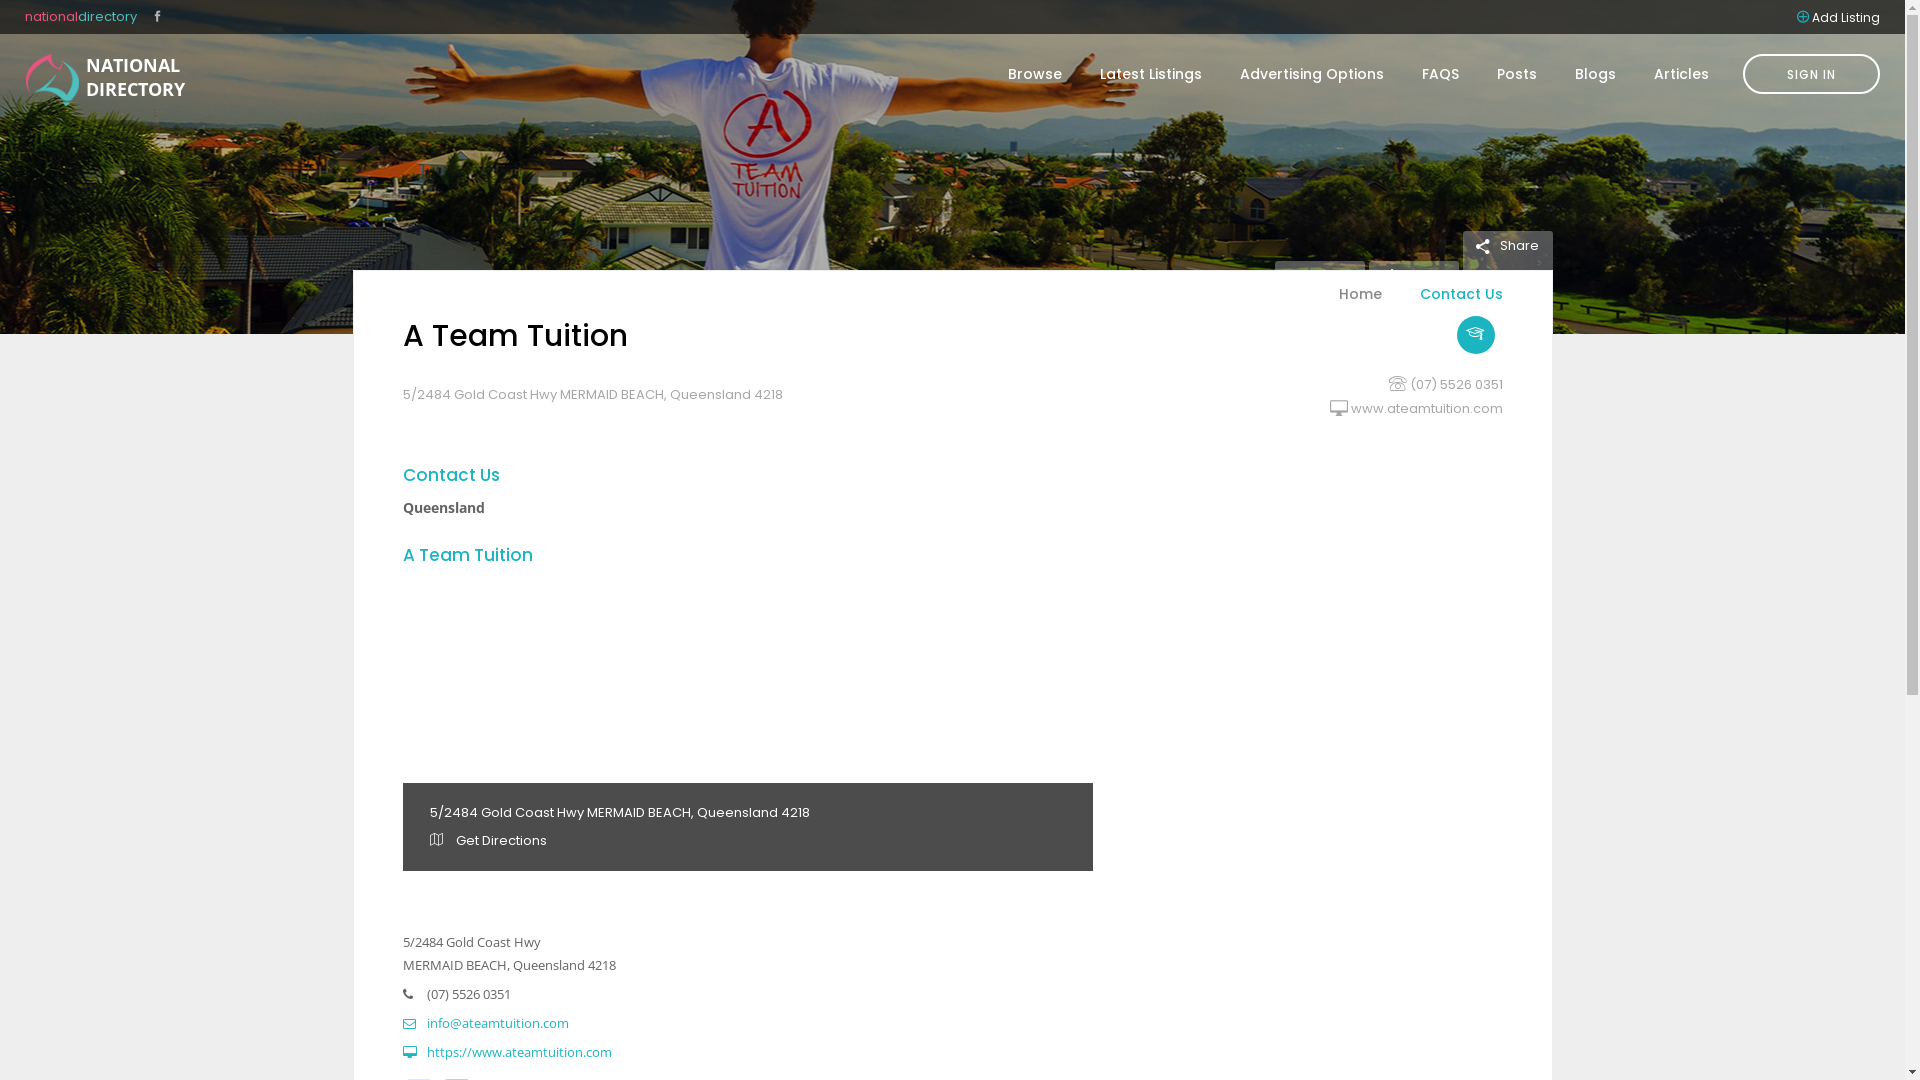 This screenshot has height=1080, width=1920. I want to click on 'www.ateamtuition.com', so click(1424, 407).